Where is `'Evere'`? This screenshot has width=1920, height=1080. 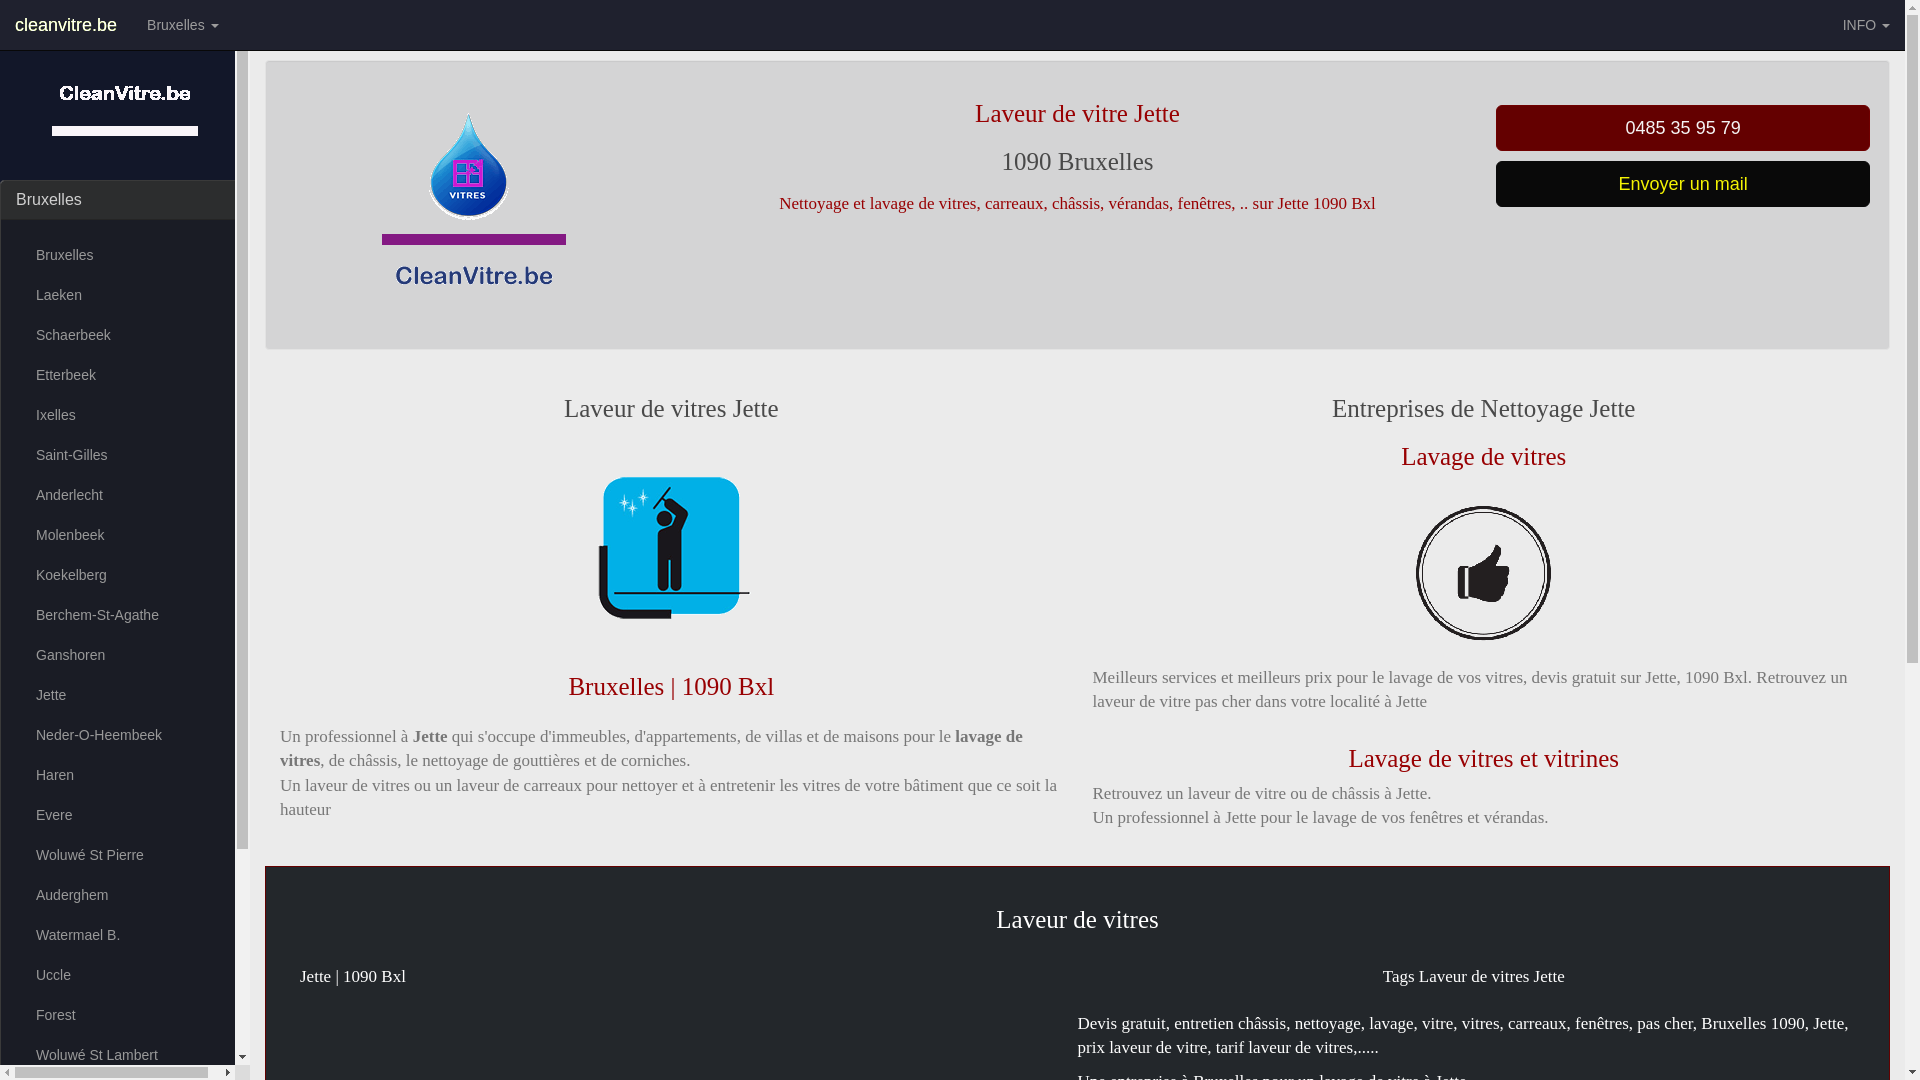 'Evere' is located at coordinates (15, 814).